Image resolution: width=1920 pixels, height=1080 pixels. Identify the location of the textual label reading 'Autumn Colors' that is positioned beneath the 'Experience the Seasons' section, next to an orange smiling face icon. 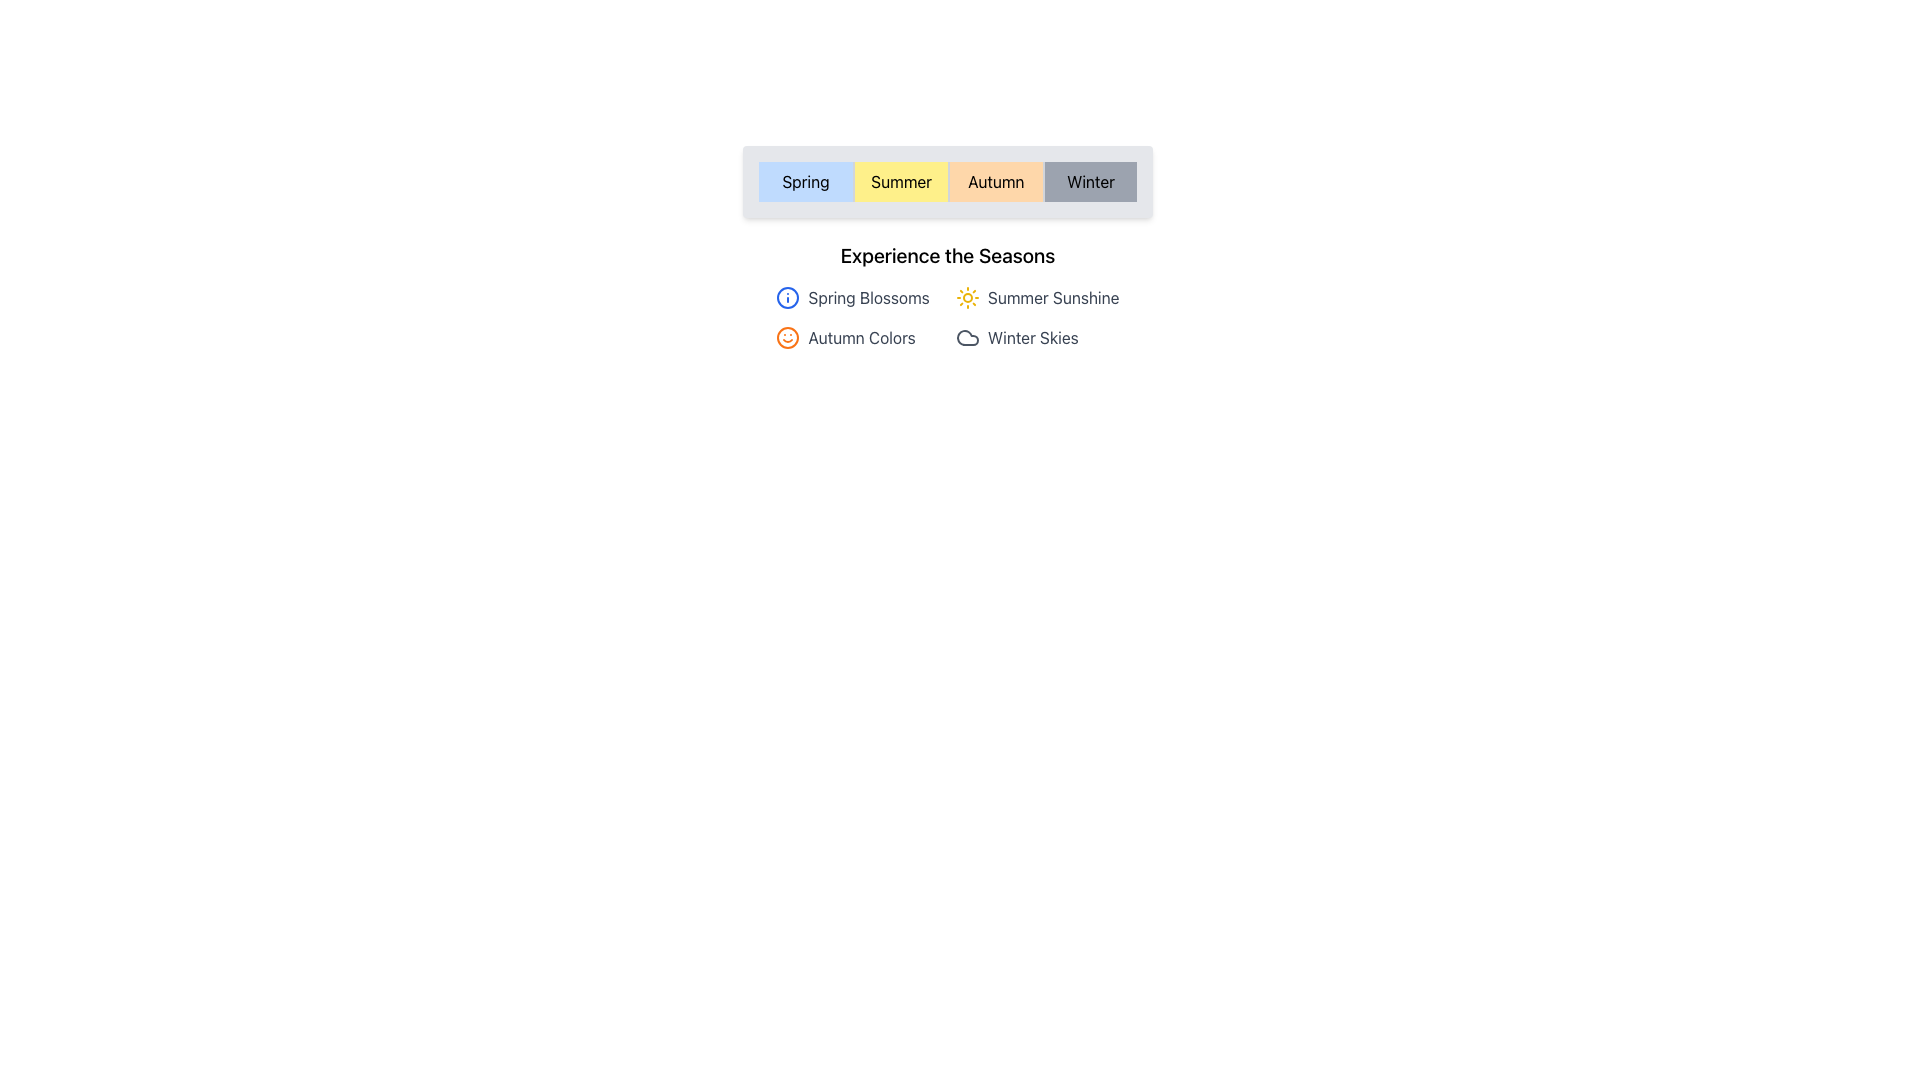
(862, 337).